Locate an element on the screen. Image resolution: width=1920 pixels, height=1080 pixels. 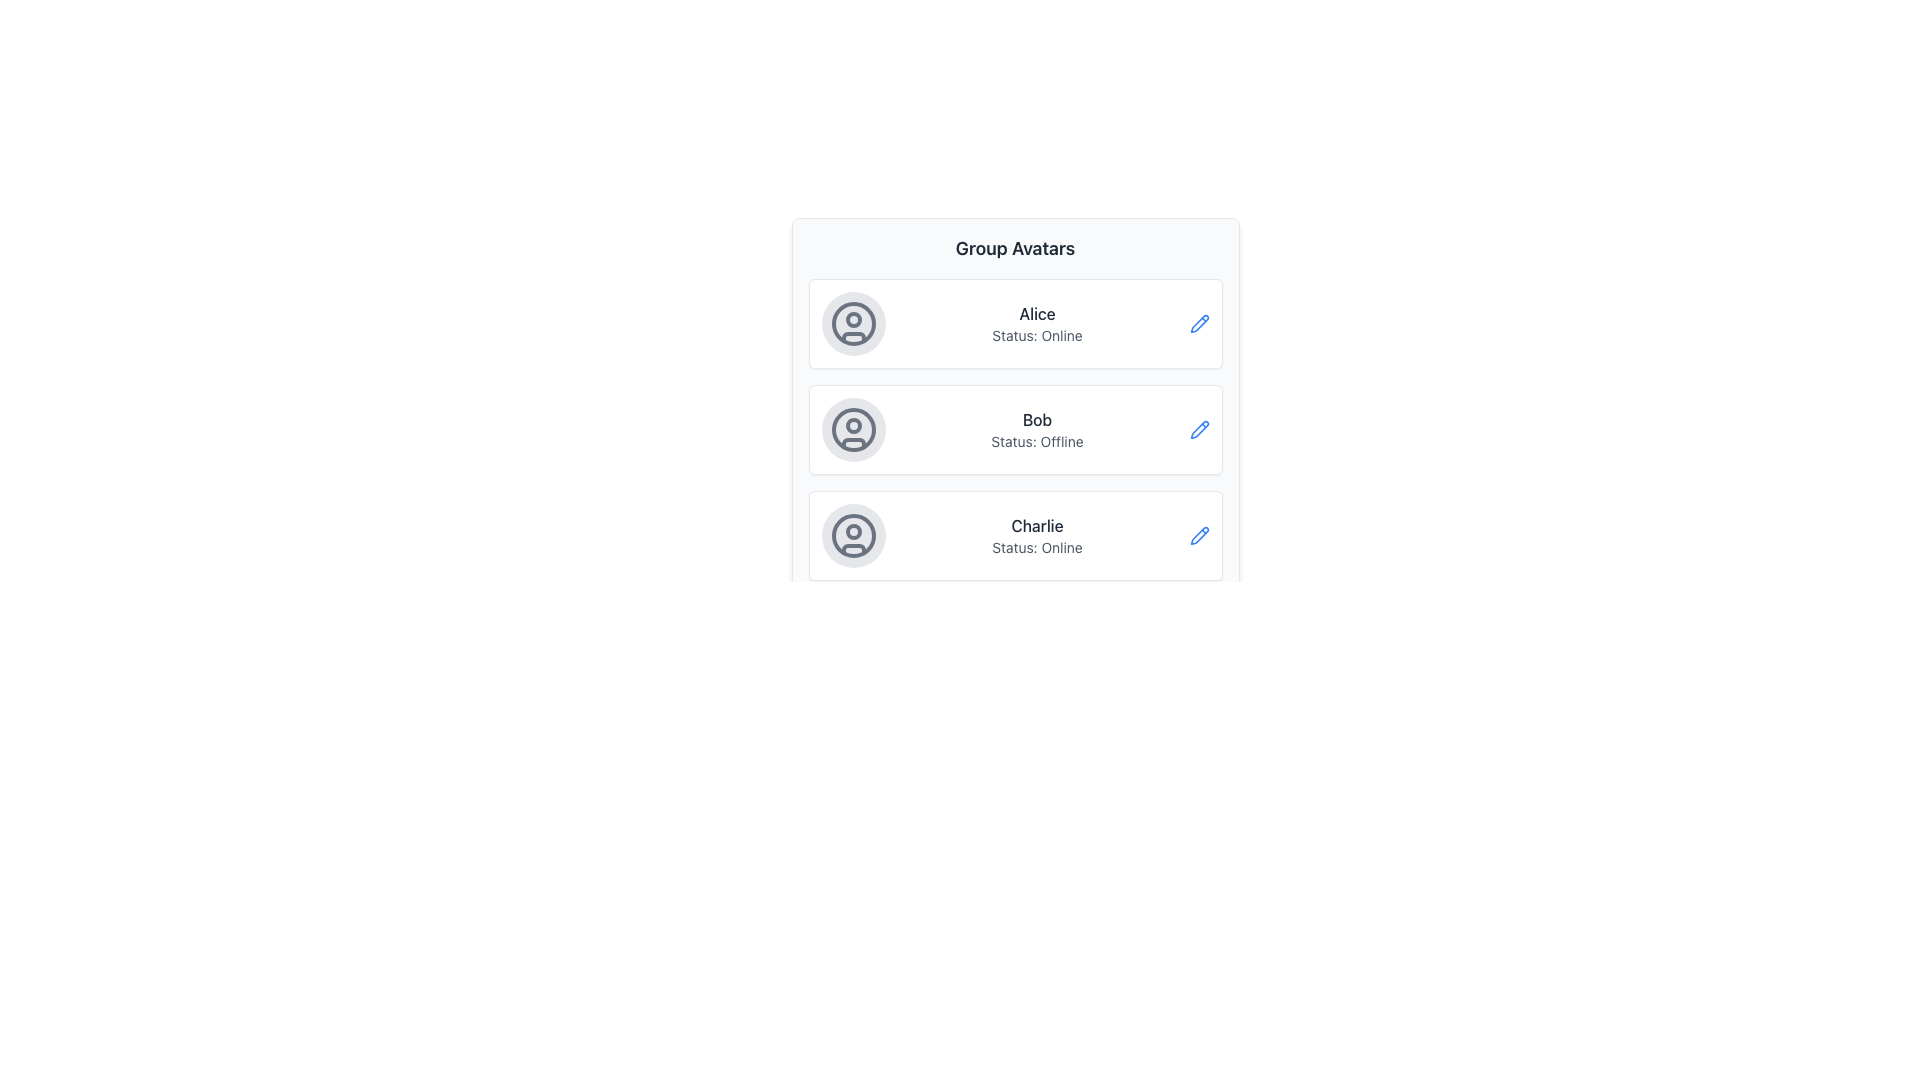
the text label displaying the name 'Charlie', which is located in the third item of a vertical list of user information cards, aligned to the left of the 'Status: Online' text is located at coordinates (1037, 524).